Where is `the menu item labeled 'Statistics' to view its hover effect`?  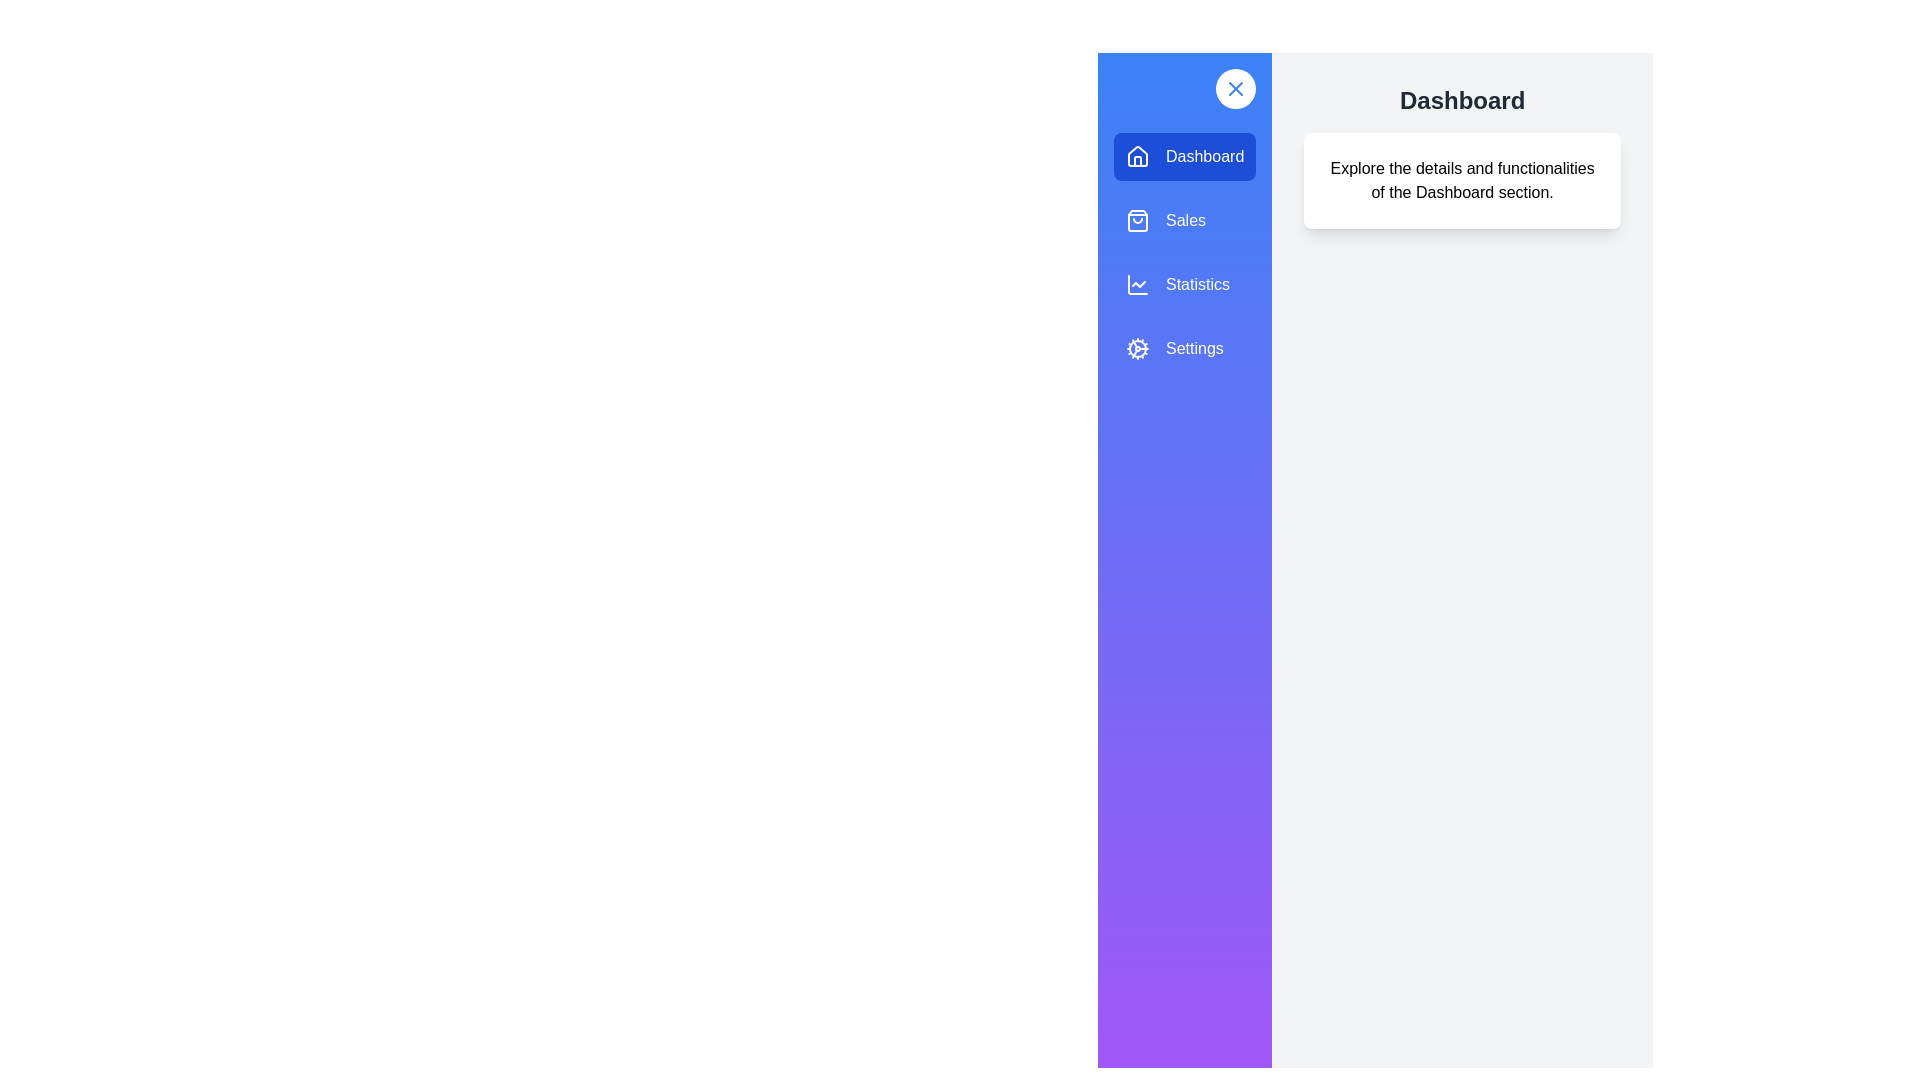
the menu item labeled 'Statistics' to view its hover effect is located at coordinates (1185, 285).